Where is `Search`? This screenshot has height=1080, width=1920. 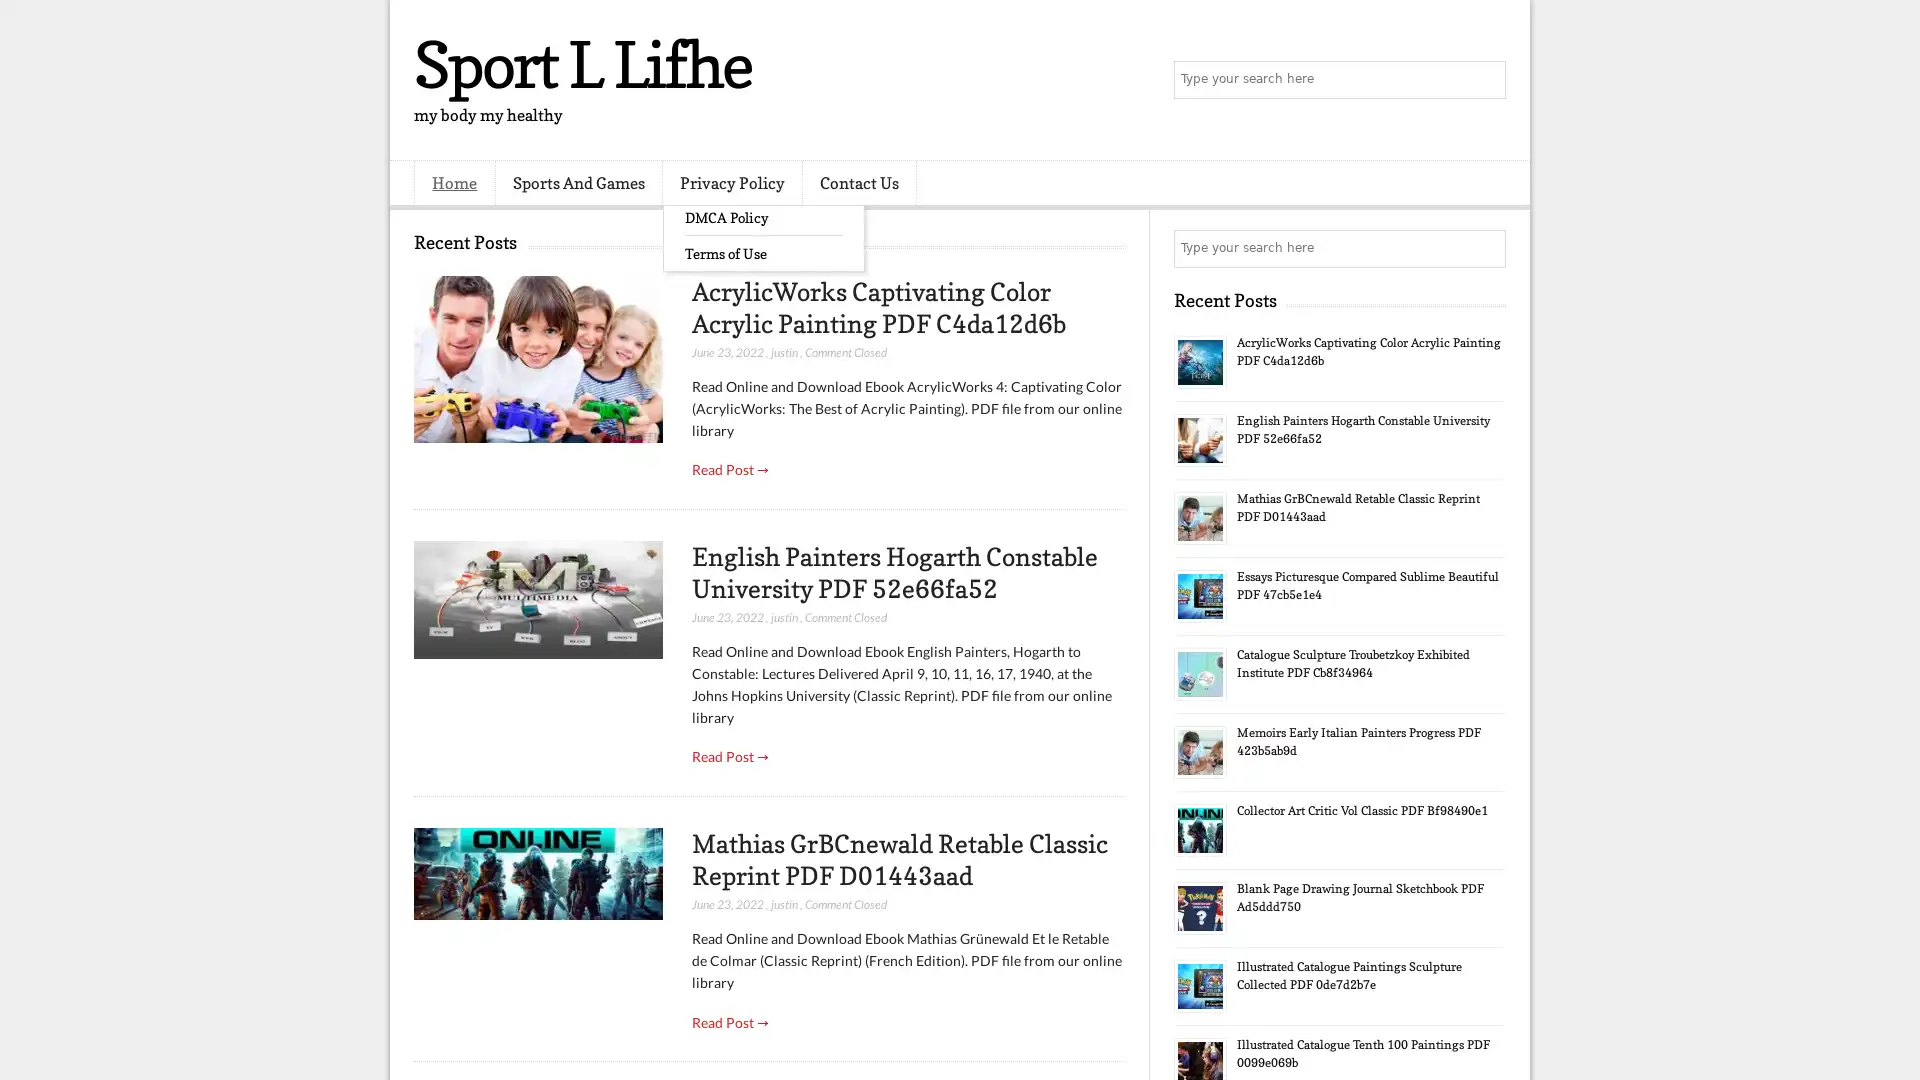 Search is located at coordinates (1485, 248).